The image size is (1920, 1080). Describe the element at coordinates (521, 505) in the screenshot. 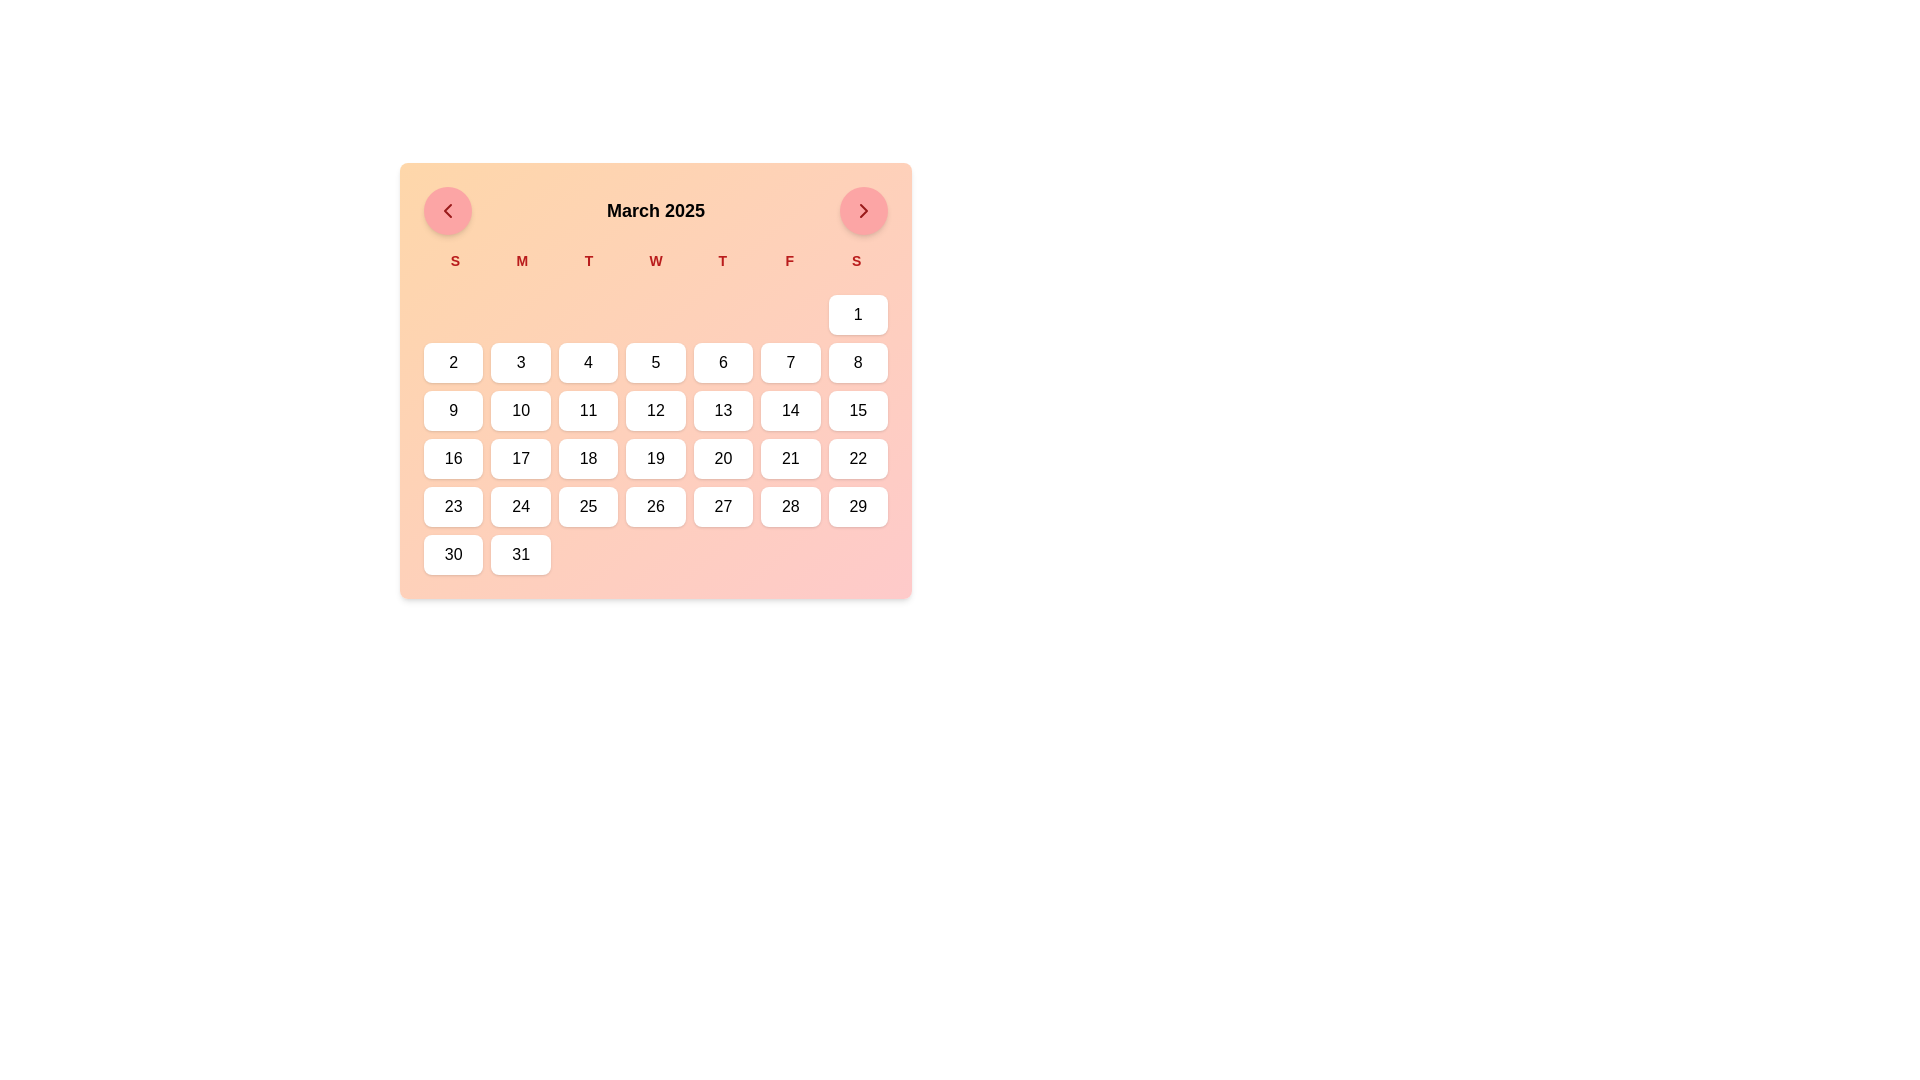

I see `the date selector button for the day '24' in the calendar interface, located in the fourth column and fifth row of a 7x7 grid` at that location.